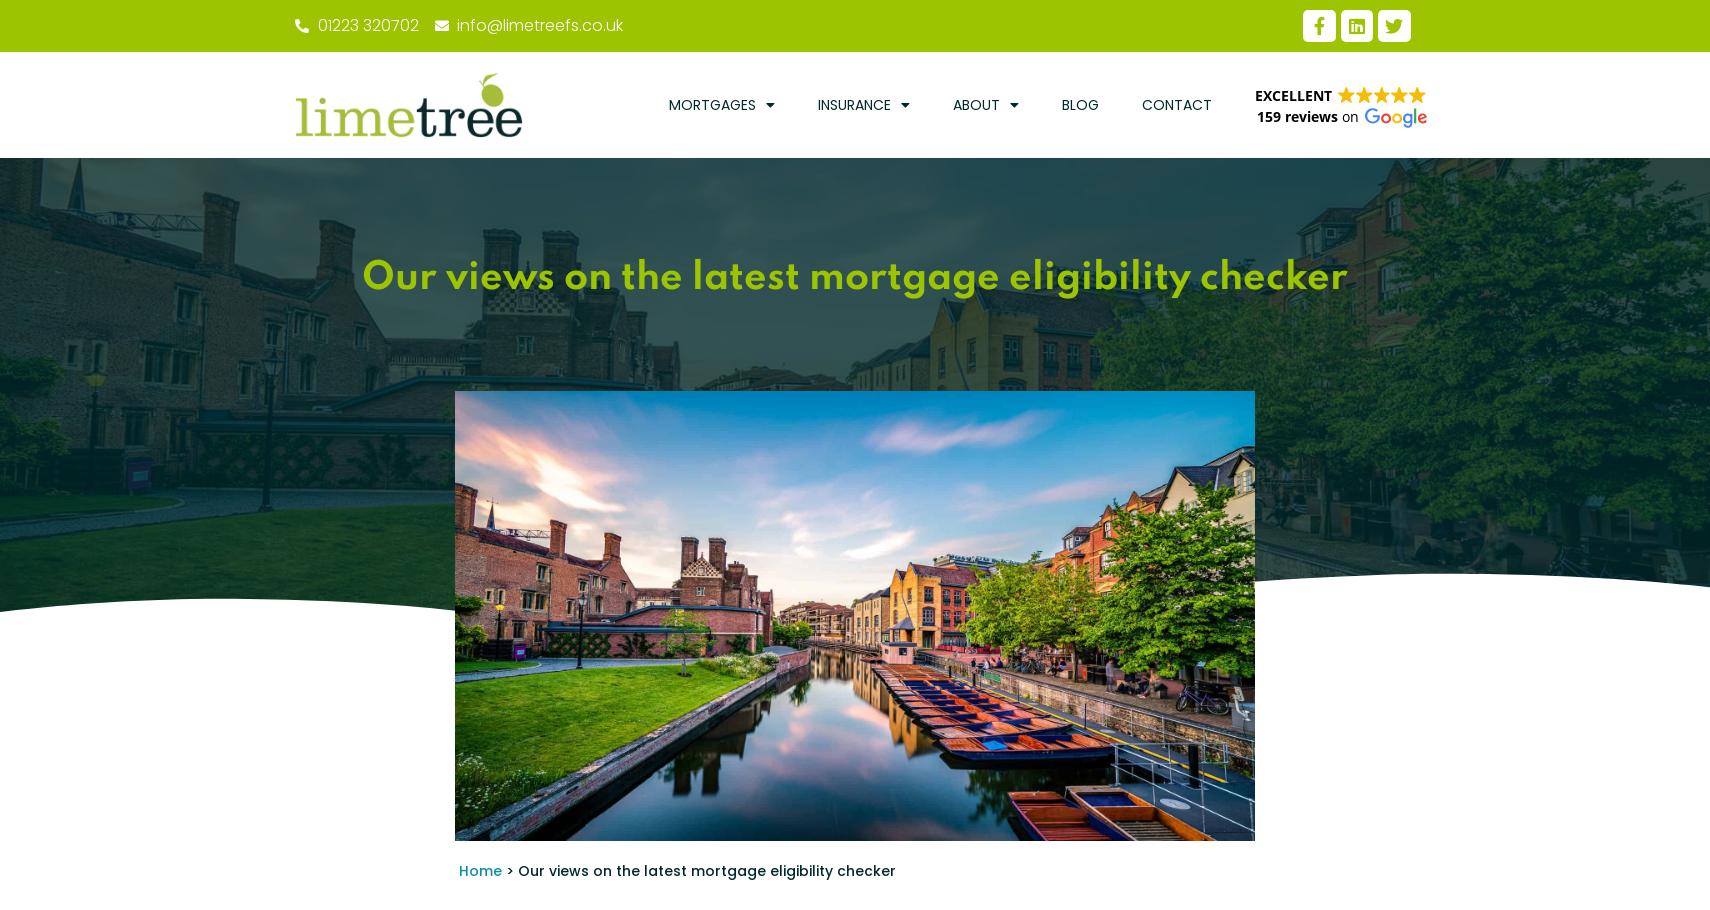 The image size is (1710, 910). I want to click on 'Phone', so click(345, 134).